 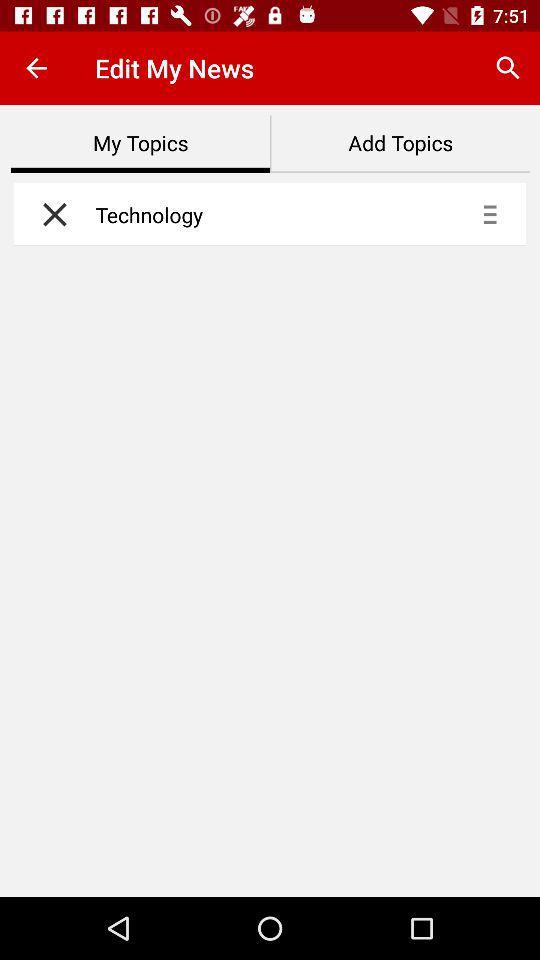 I want to click on the icon above add topics icon, so click(x=508, y=68).